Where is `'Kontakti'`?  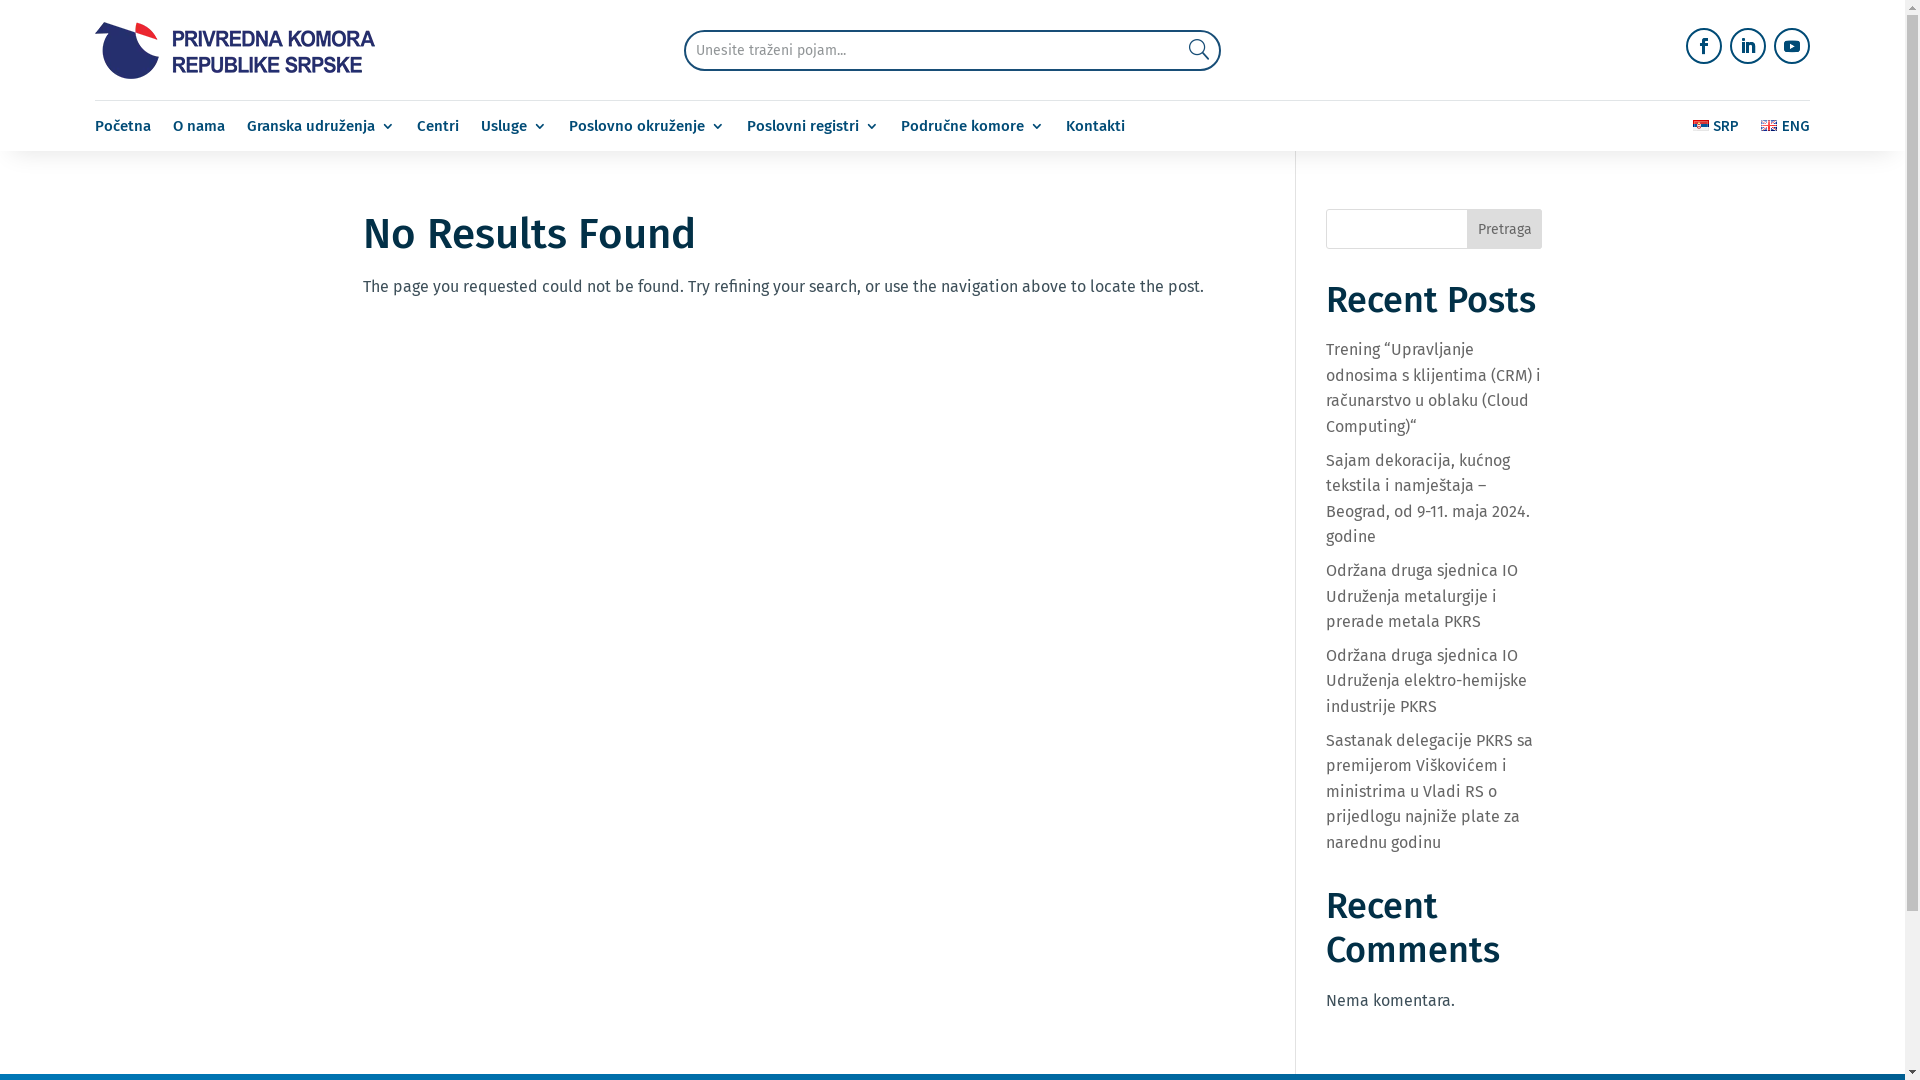 'Kontakti' is located at coordinates (1094, 130).